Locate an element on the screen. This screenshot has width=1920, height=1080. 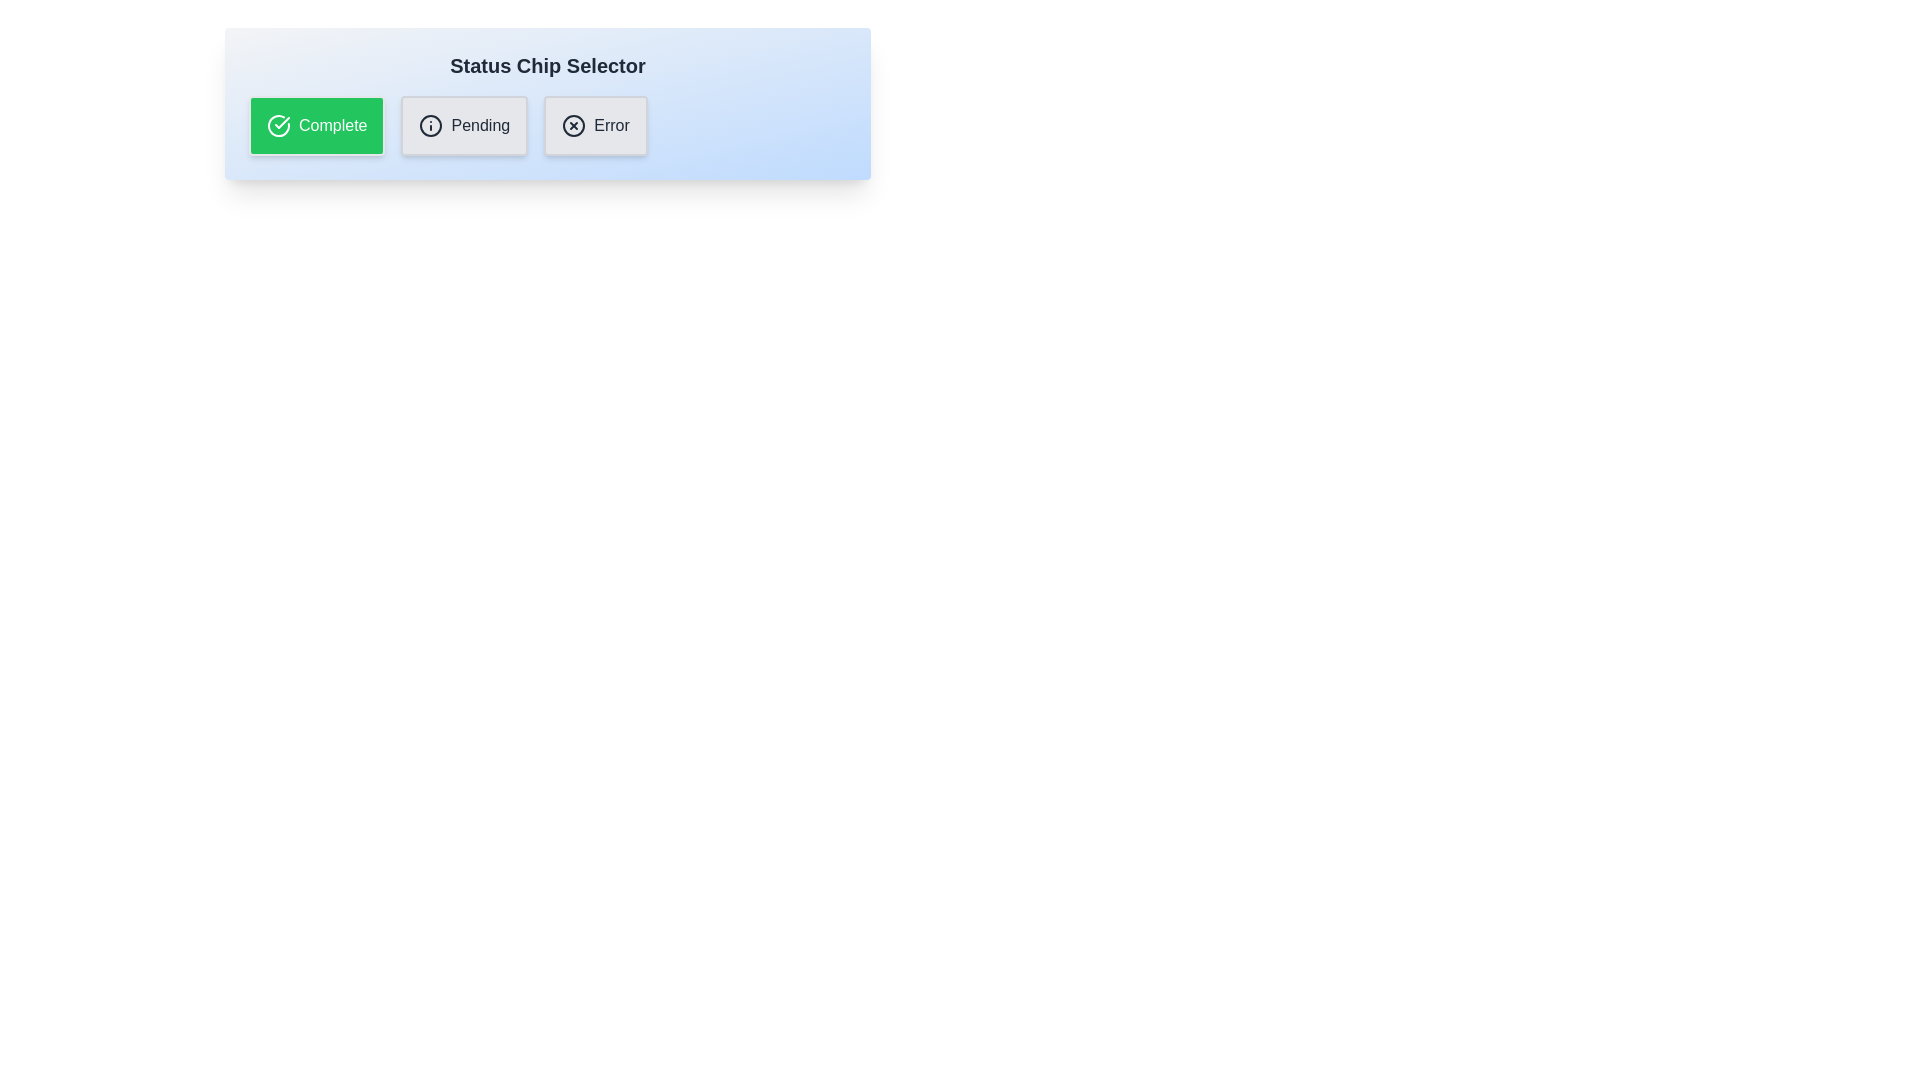
the status chip labeled Complete is located at coordinates (315, 126).